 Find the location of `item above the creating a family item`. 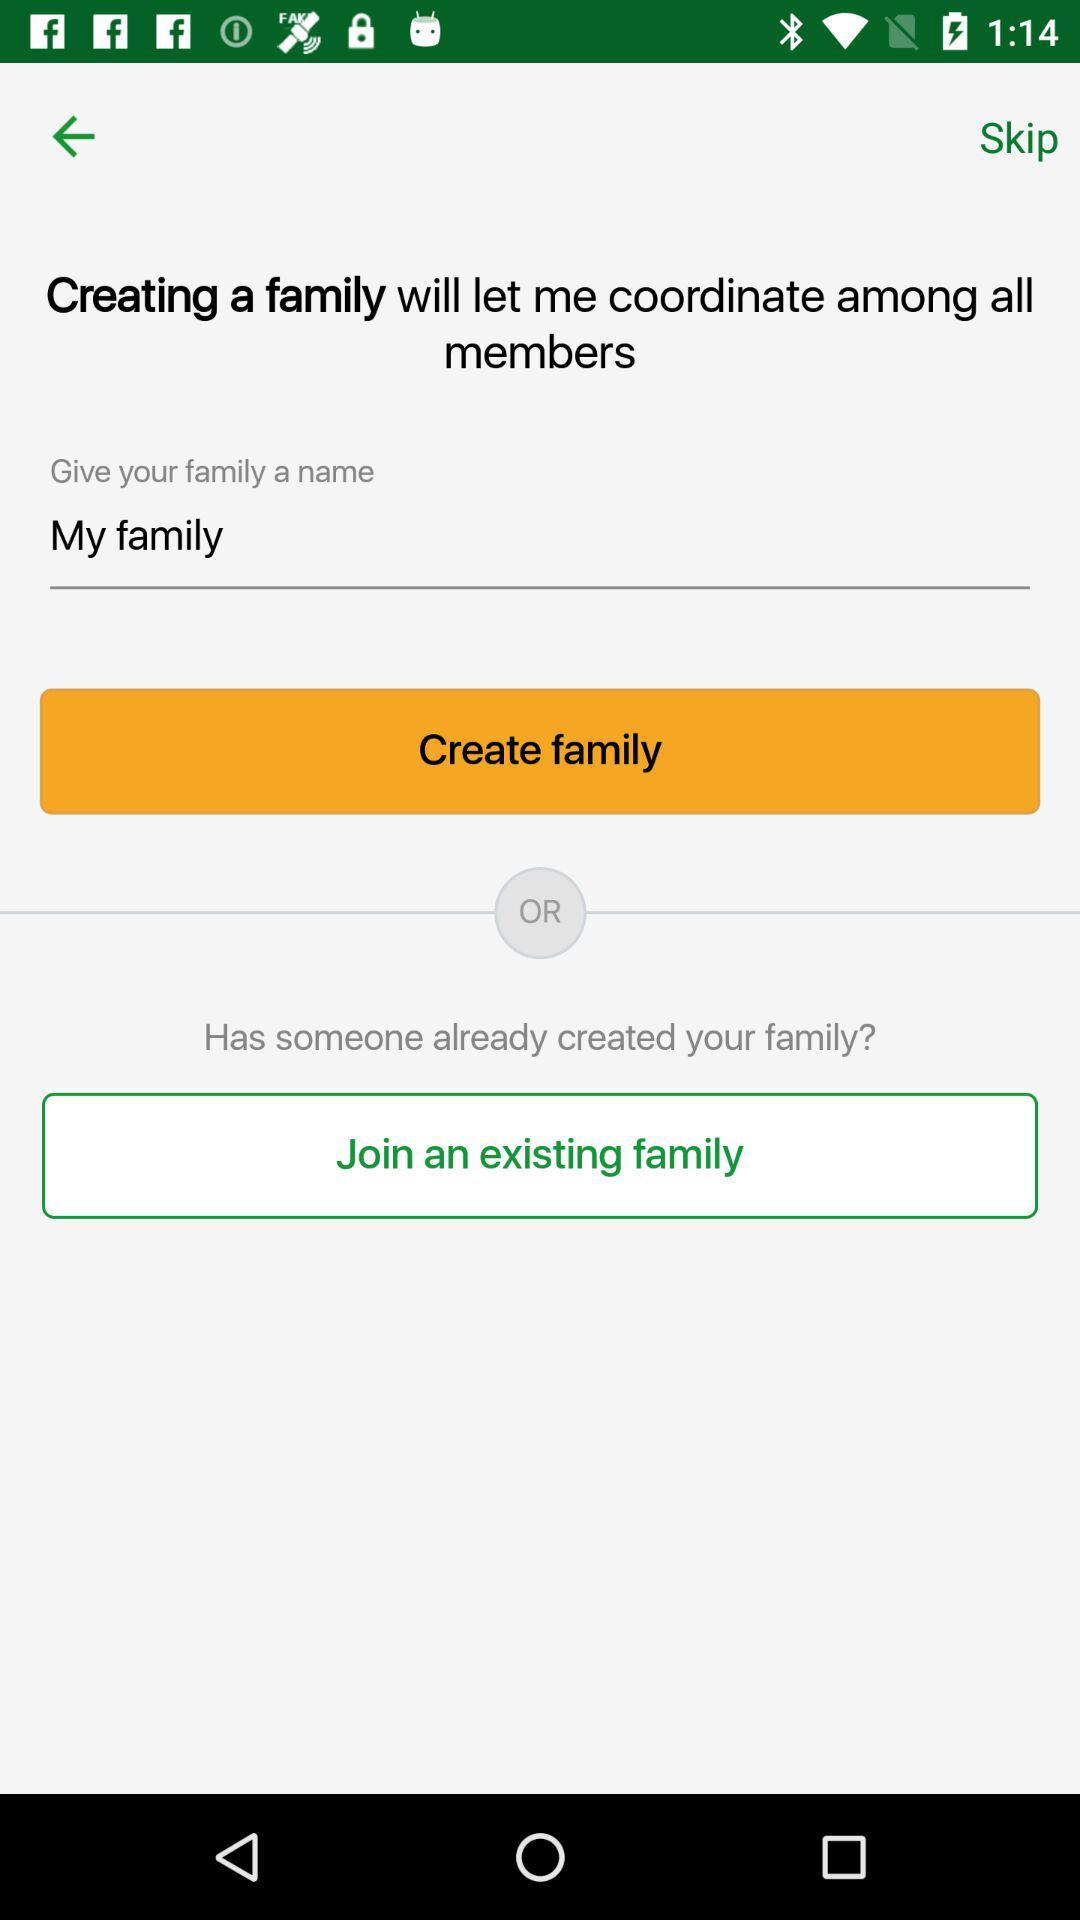

item above the creating a family item is located at coordinates (1019, 135).